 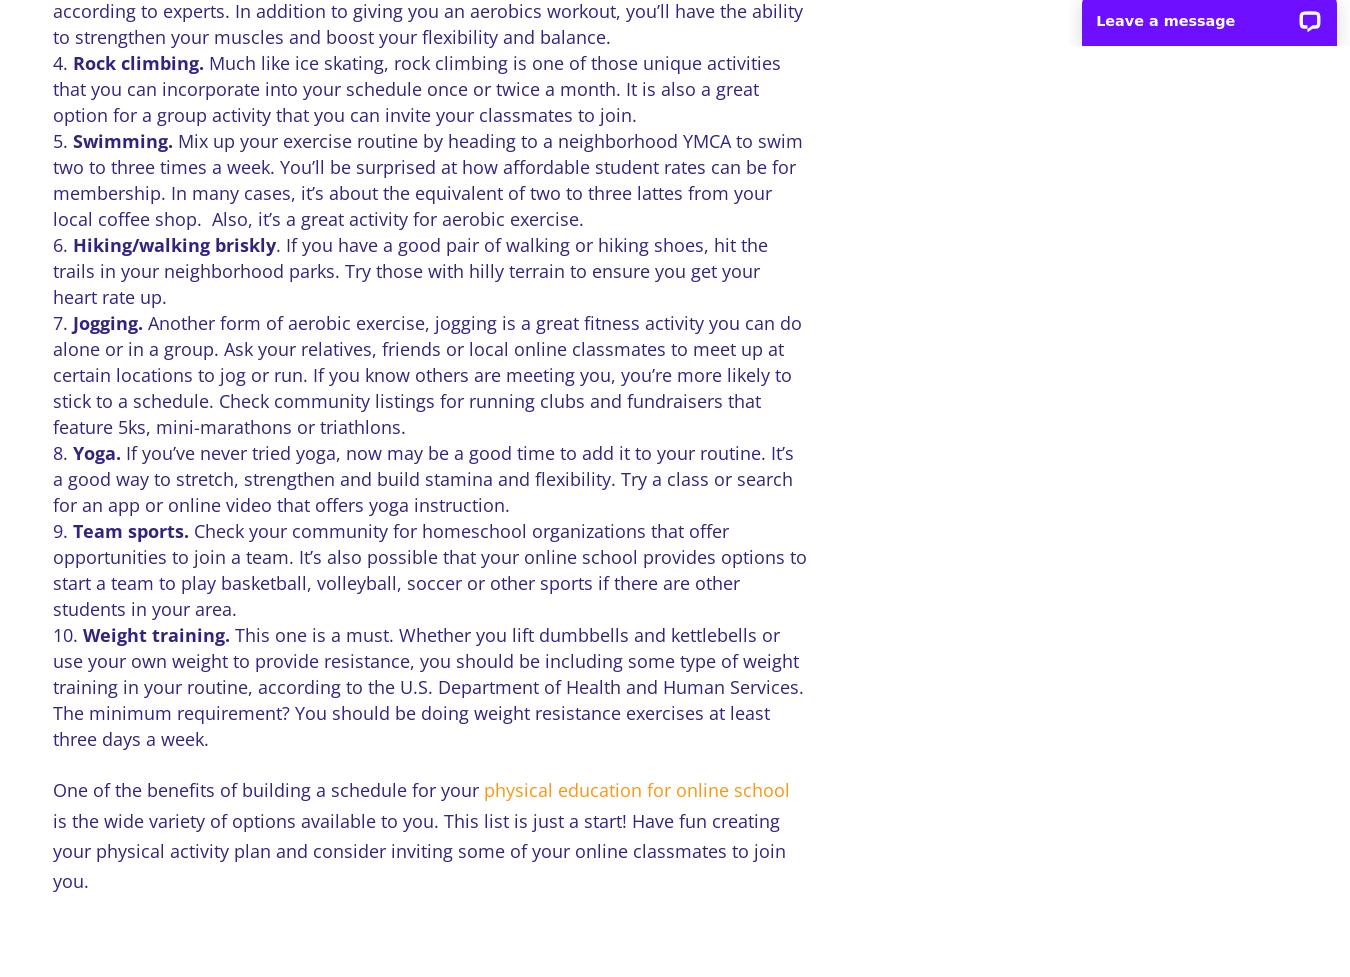 I want to click on 'If you’ve never tried yoga, now may be a good time to add it to your routine. It’s a good way to stretch, strengthen and build stamina and flexibility. Try a class or search for an app or online video that offers yoga instruction.', so click(x=422, y=479).